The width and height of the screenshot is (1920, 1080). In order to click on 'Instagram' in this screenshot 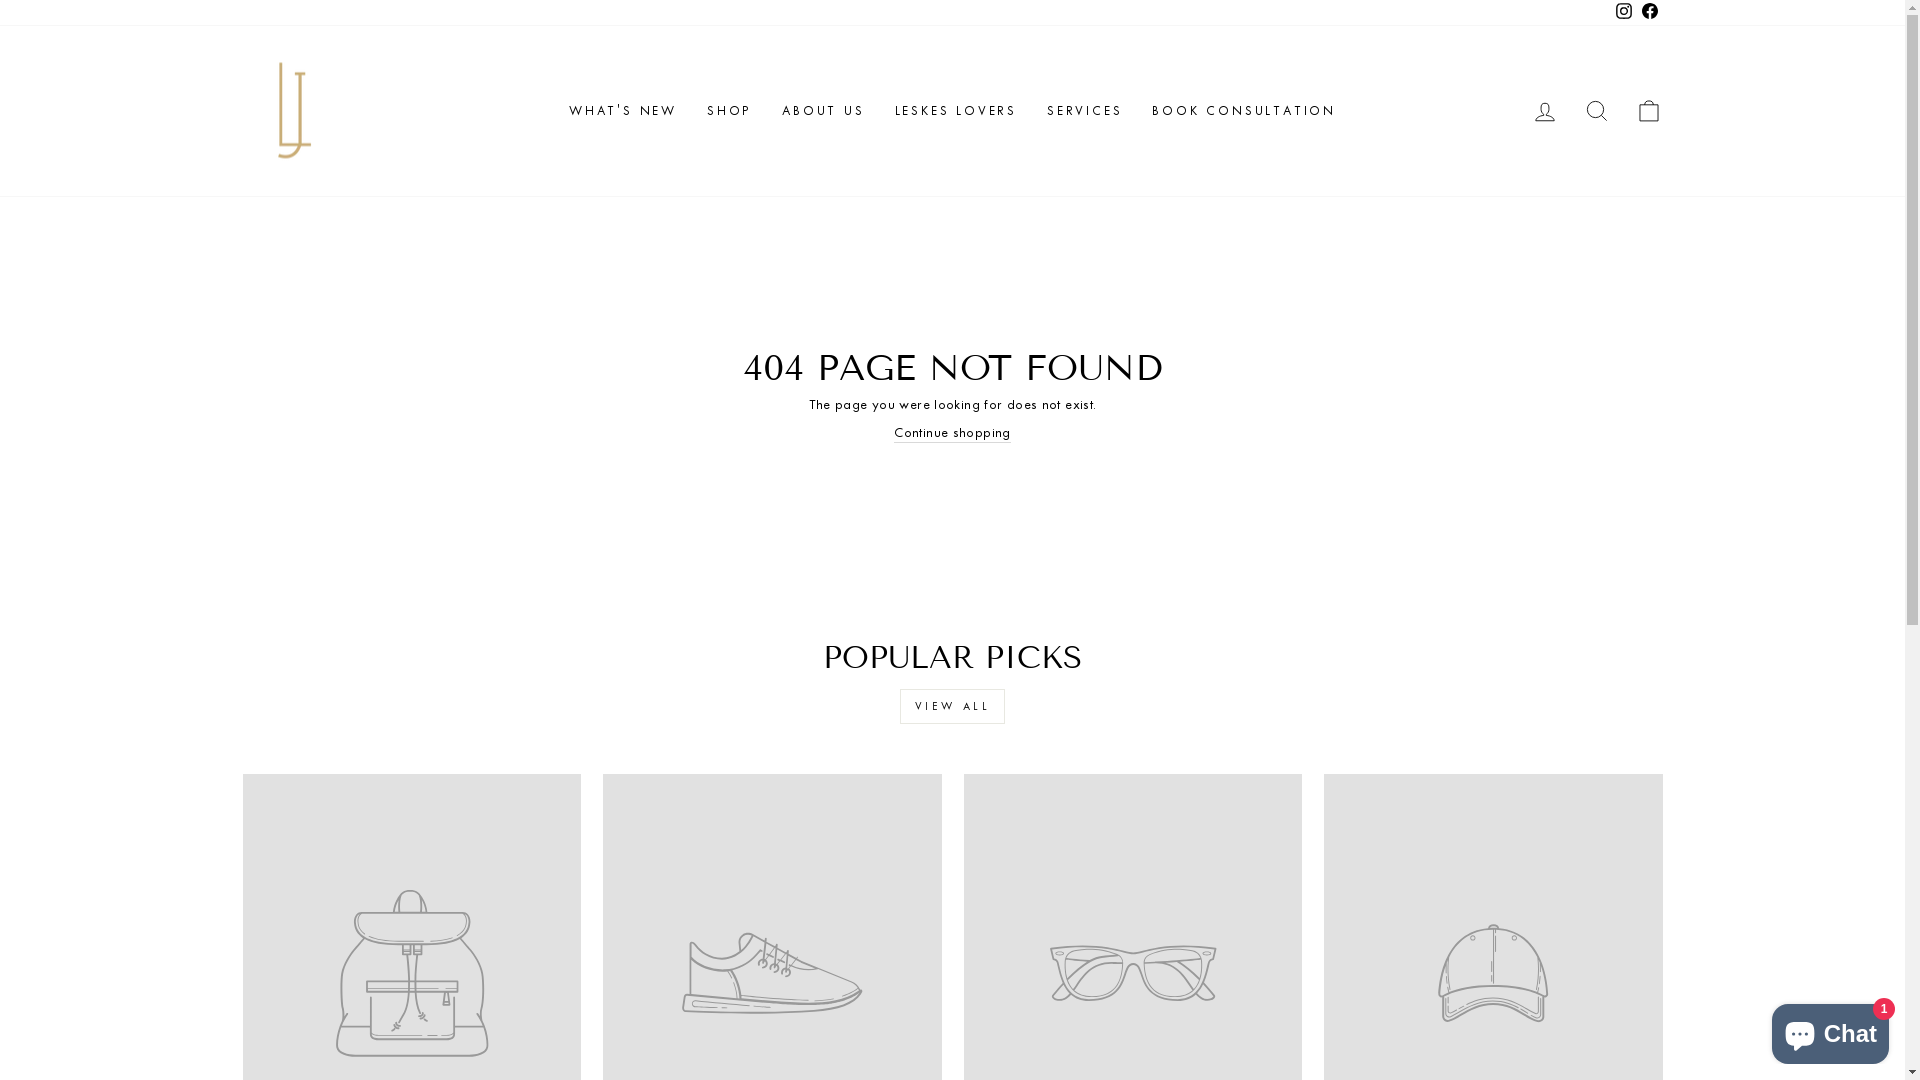, I will do `click(1622, 12)`.